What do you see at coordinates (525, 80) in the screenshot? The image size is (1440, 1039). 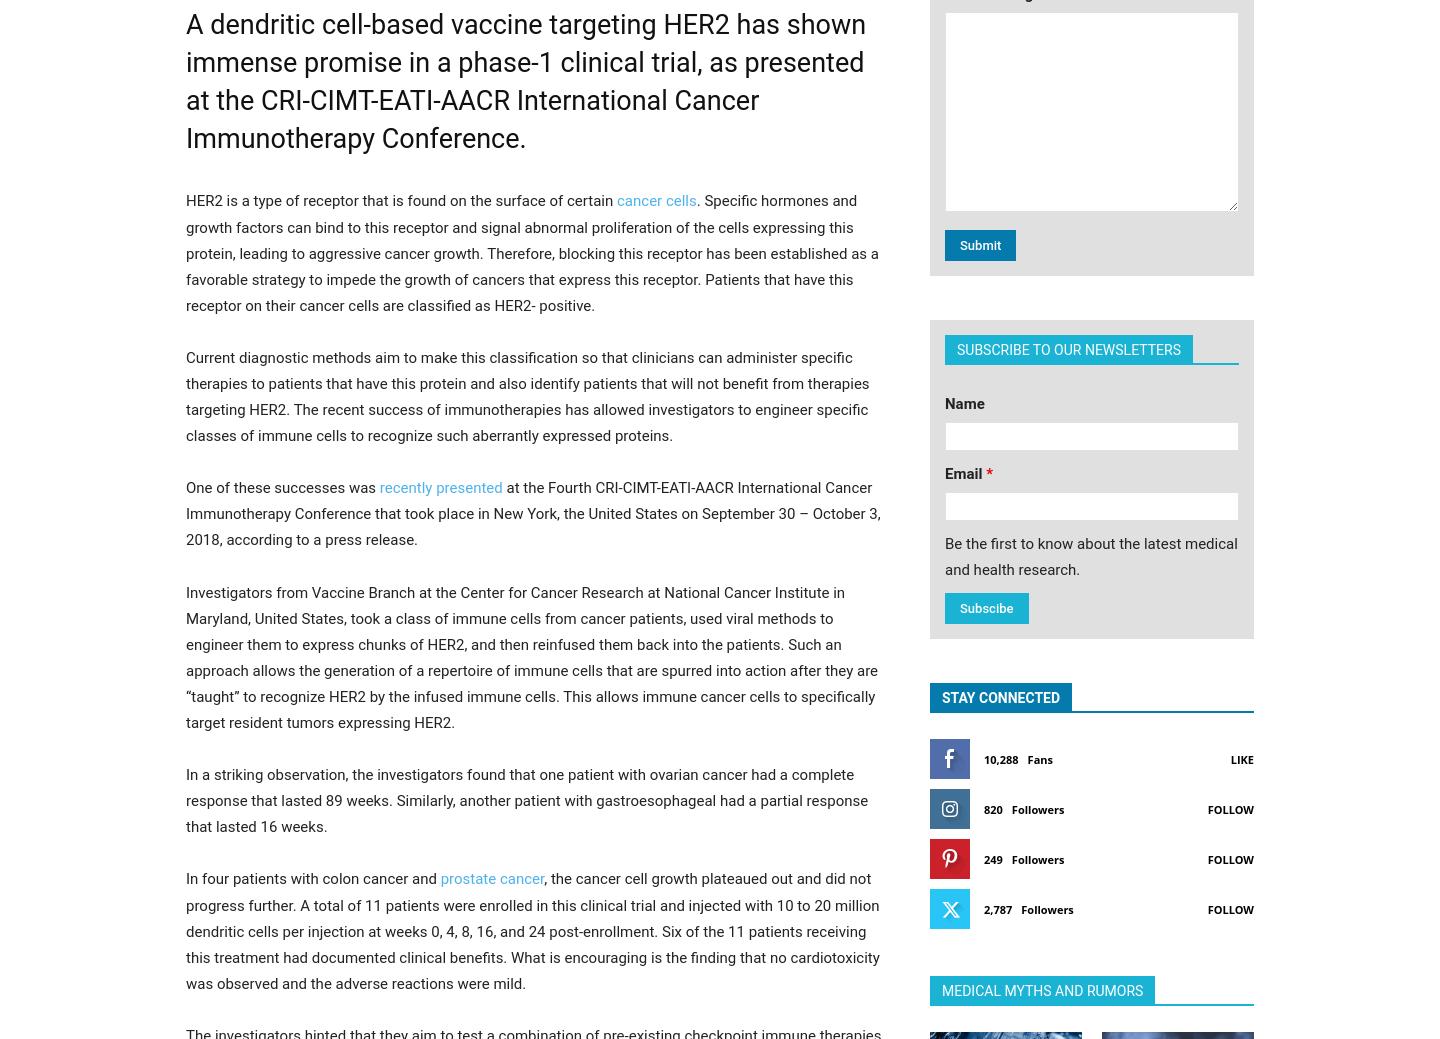 I see `'A dendritic cell-based vaccine targeting HER2 has shown immense promise in a phase-1 clinical trial, as presented at the CRI-CIMT-EATI-AACR International Cancer Immunotherapy Conference.'` at bounding box center [525, 80].